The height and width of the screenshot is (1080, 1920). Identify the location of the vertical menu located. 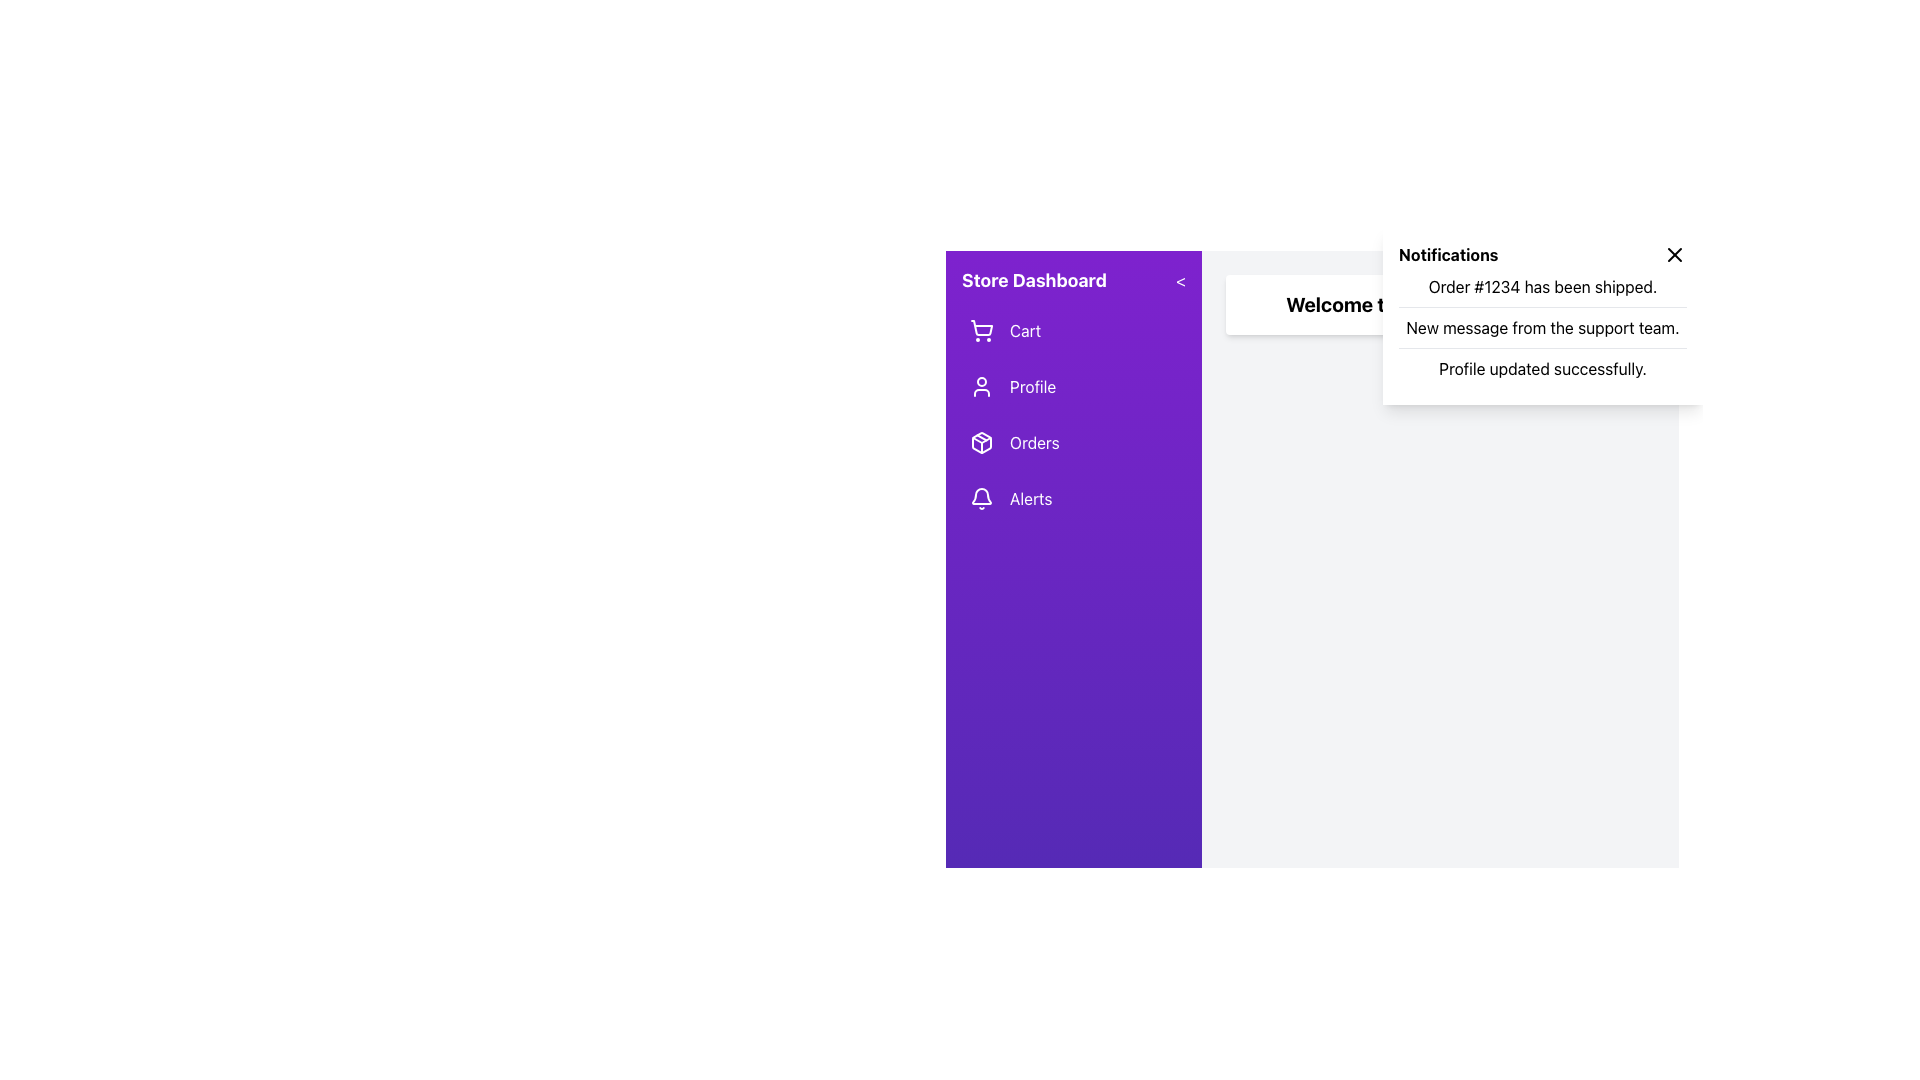
(1073, 414).